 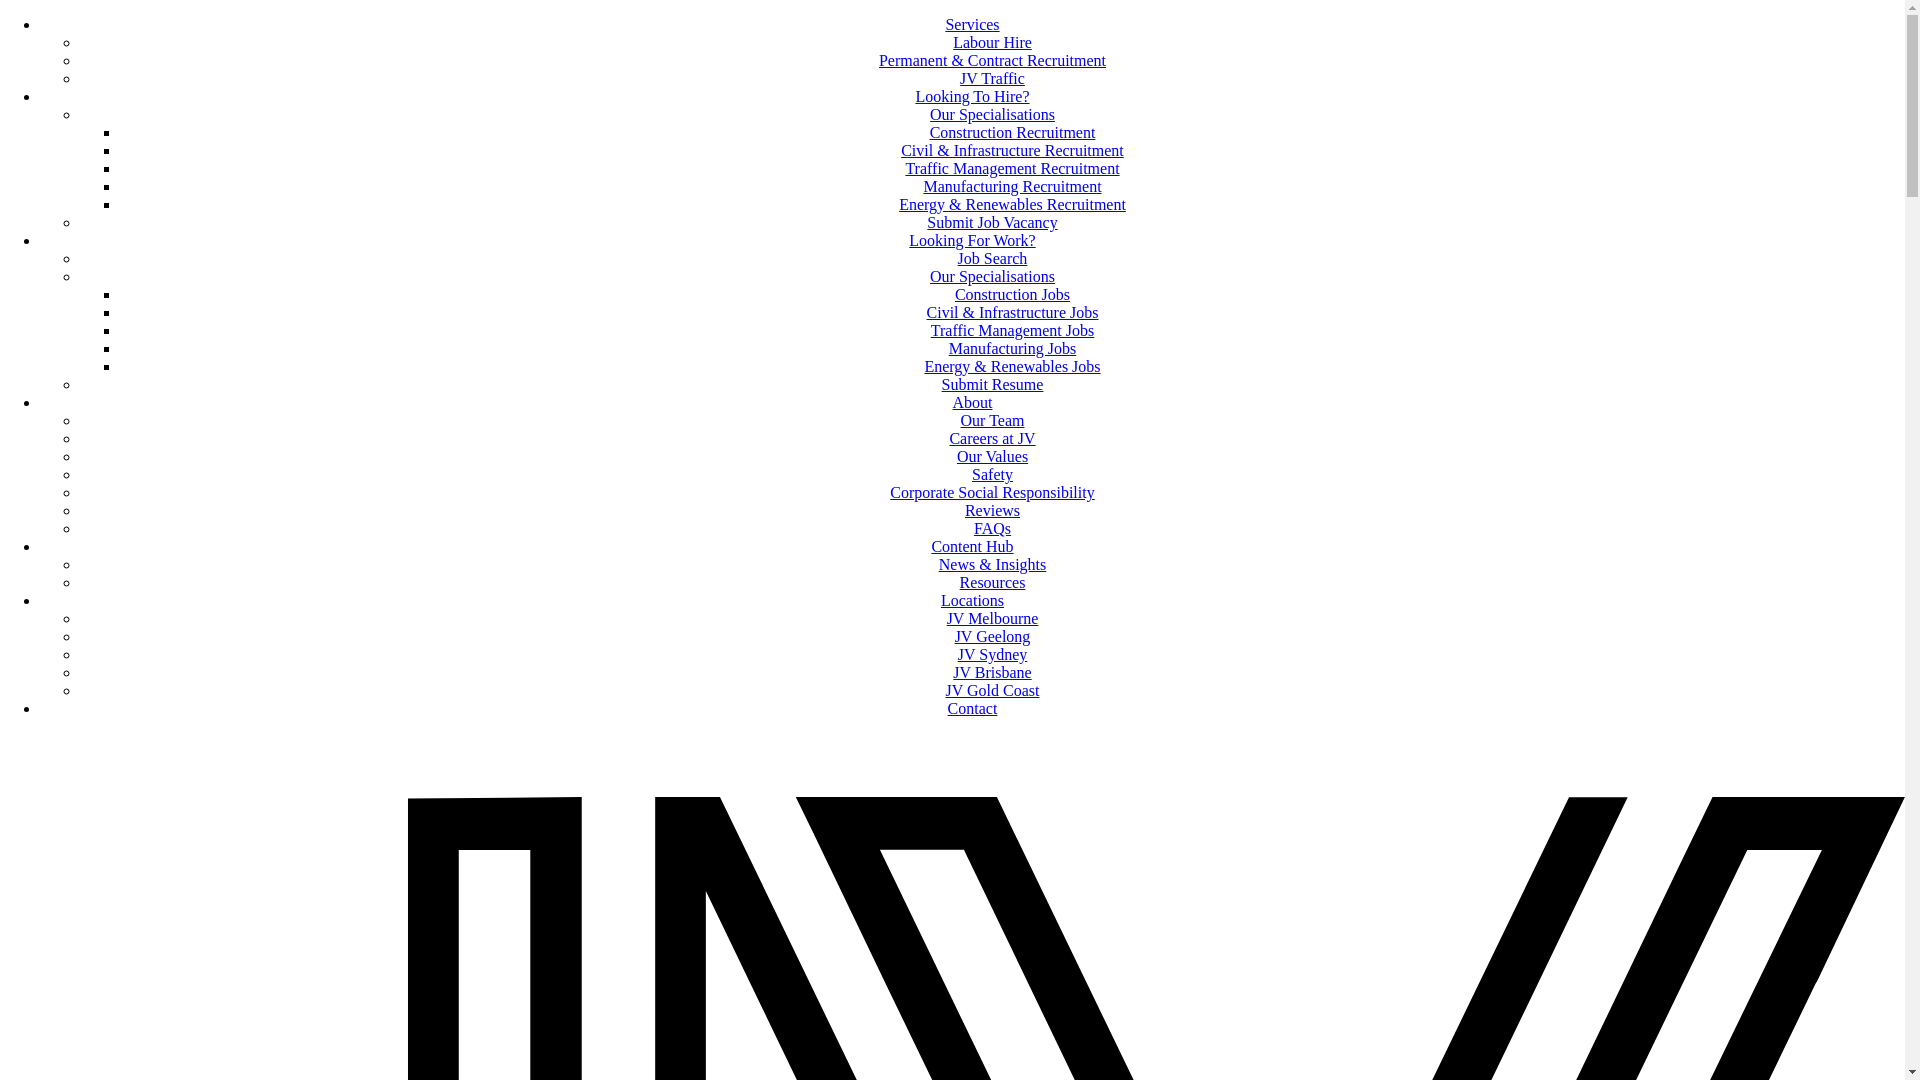 What do you see at coordinates (993, 582) in the screenshot?
I see `'Resources'` at bounding box center [993, 582].